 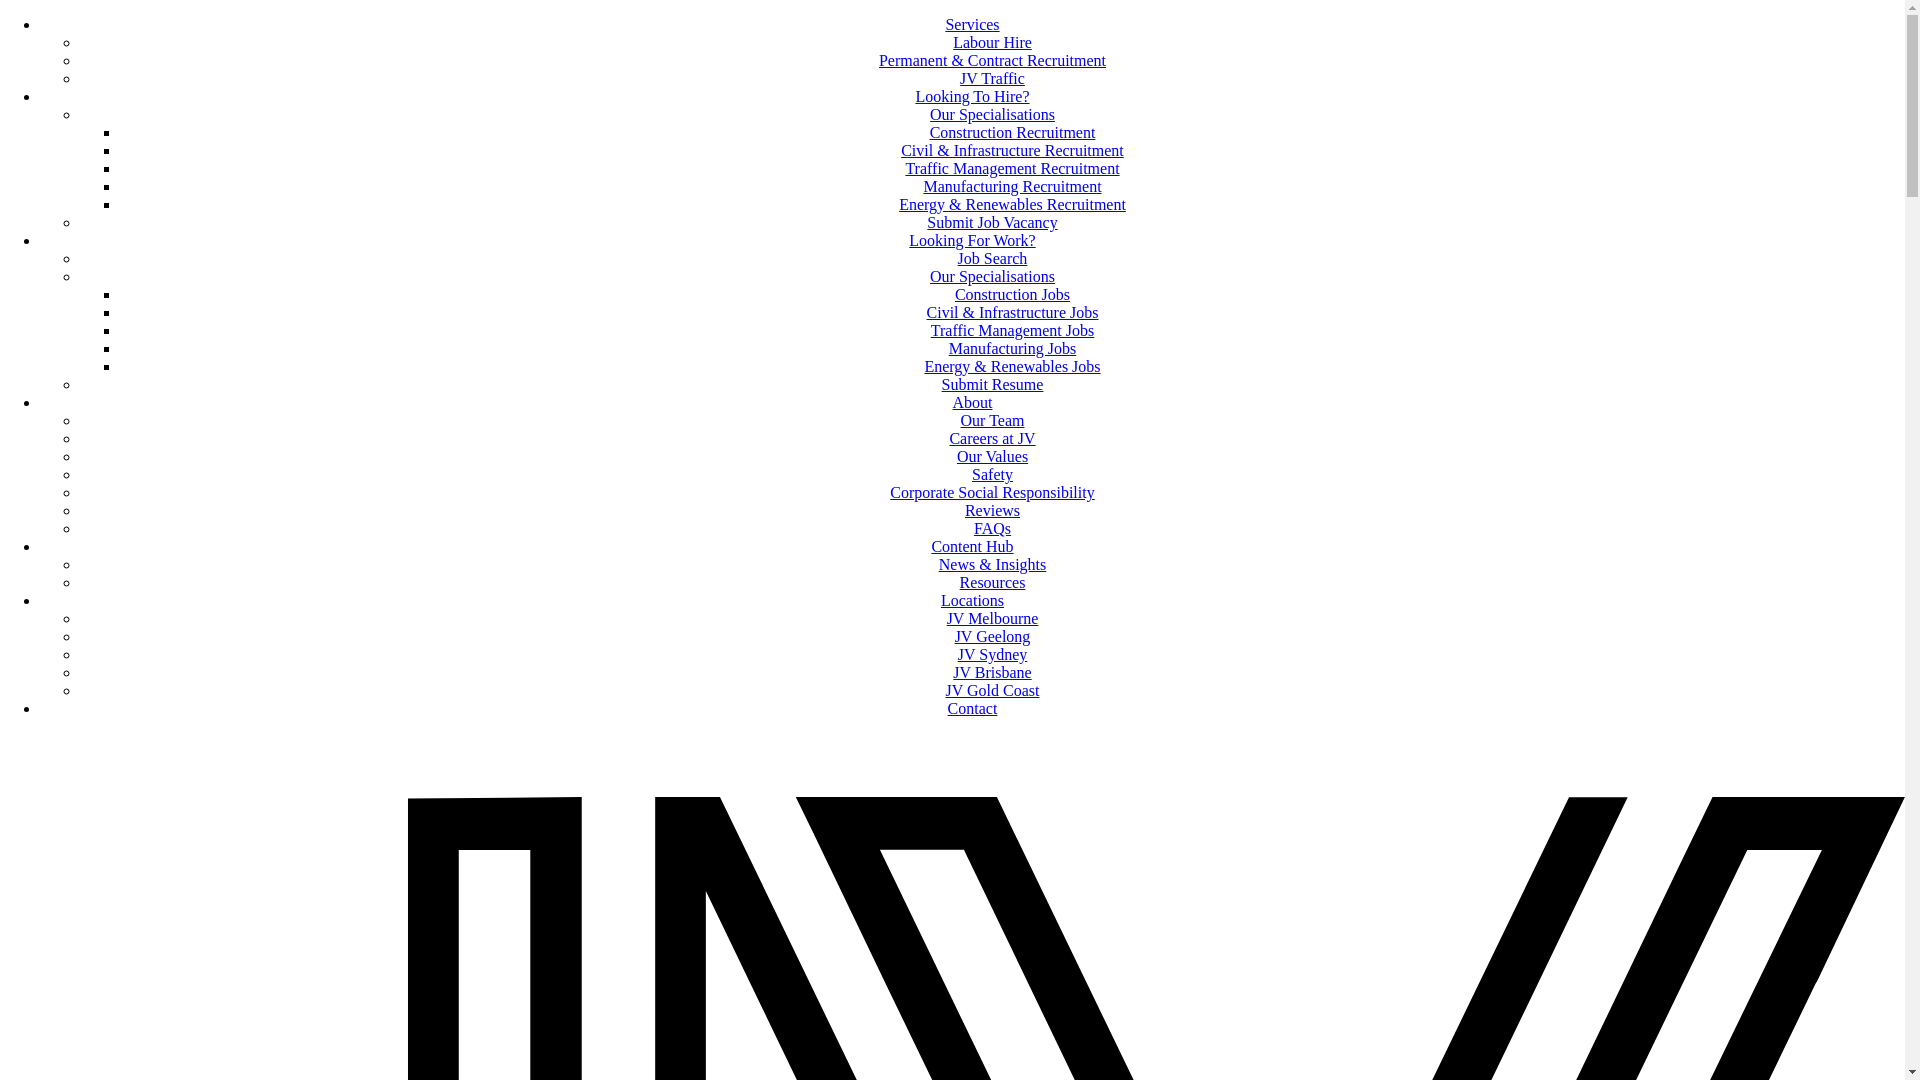 What do you see at coordinates (993, 582) in the screenshot?
I see `'Resources'` at bounding box center [993, 582].